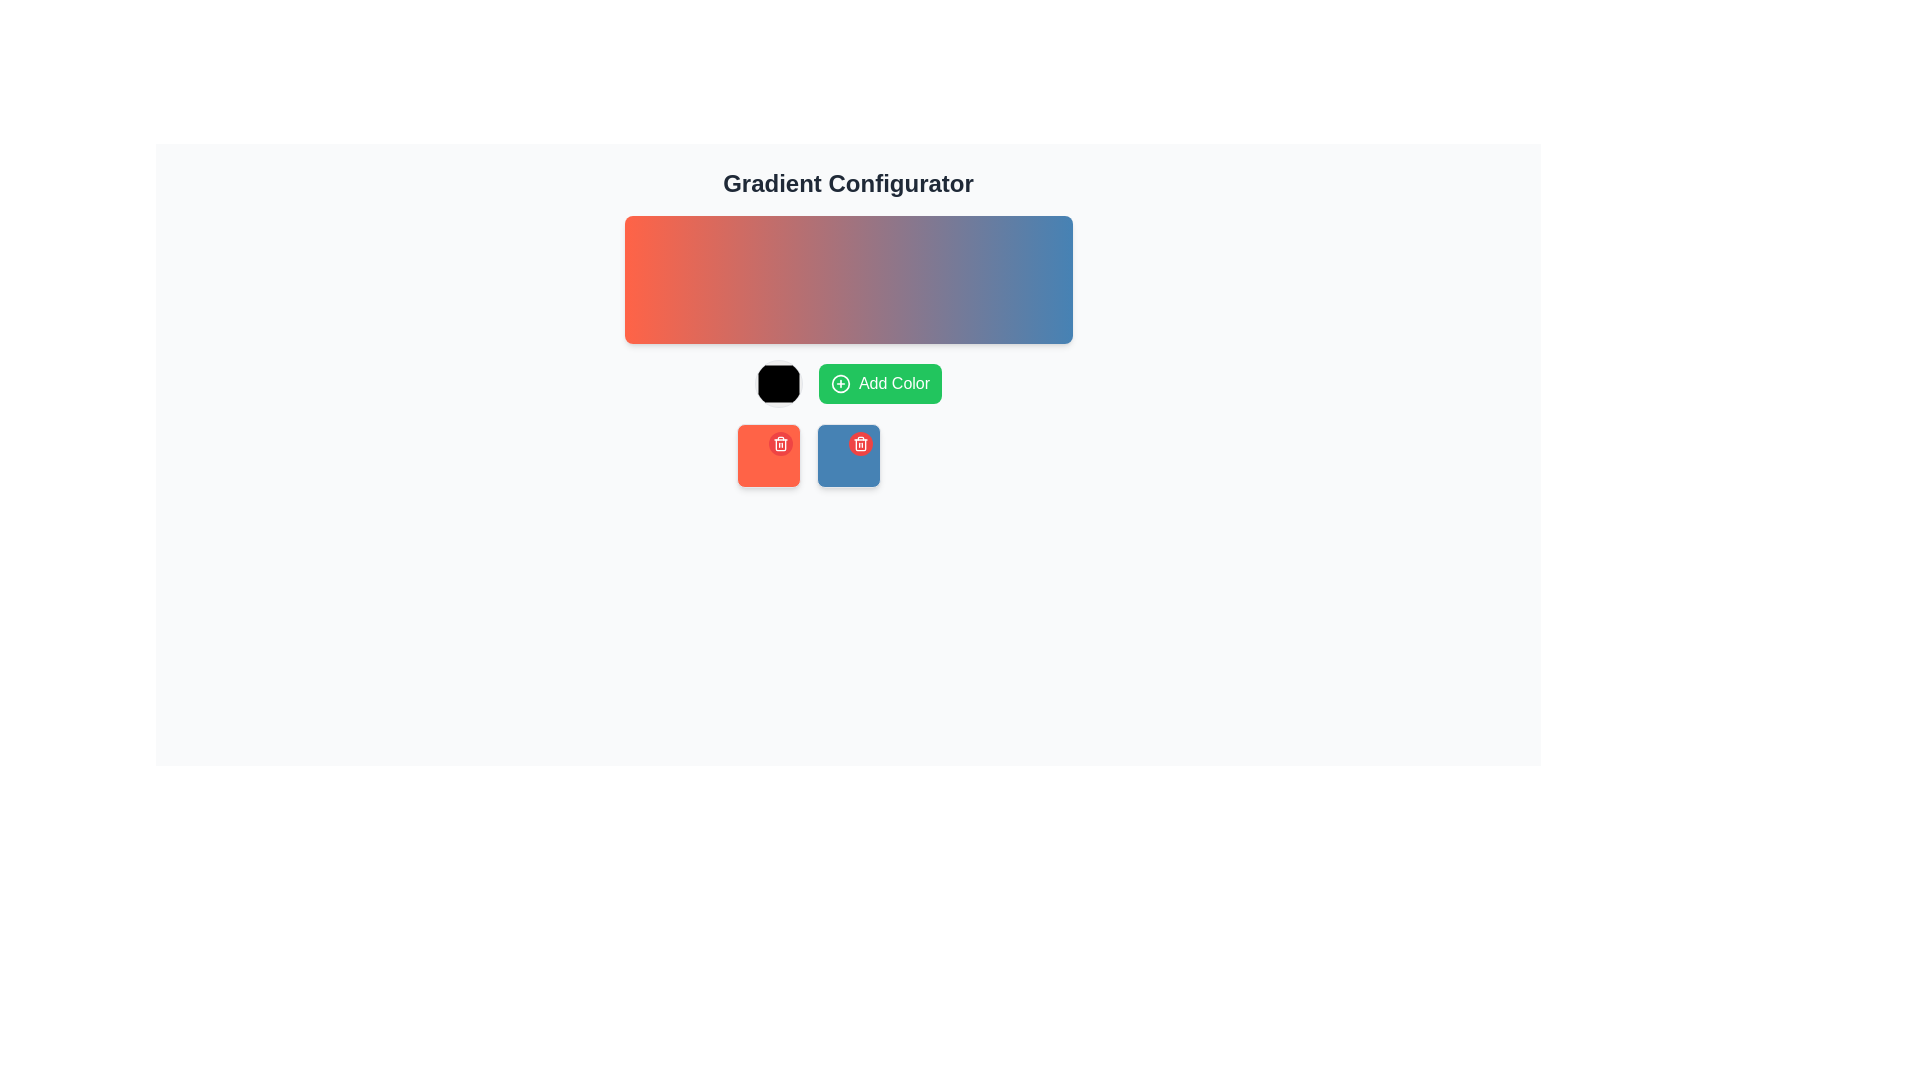  Describe the element at coordinates (880, 384) in the screenshot. I see `the green 'Add Color' button with rounded corners, which features a white text and a circular plus icon, located centrally below the black circular color selector` at that location.